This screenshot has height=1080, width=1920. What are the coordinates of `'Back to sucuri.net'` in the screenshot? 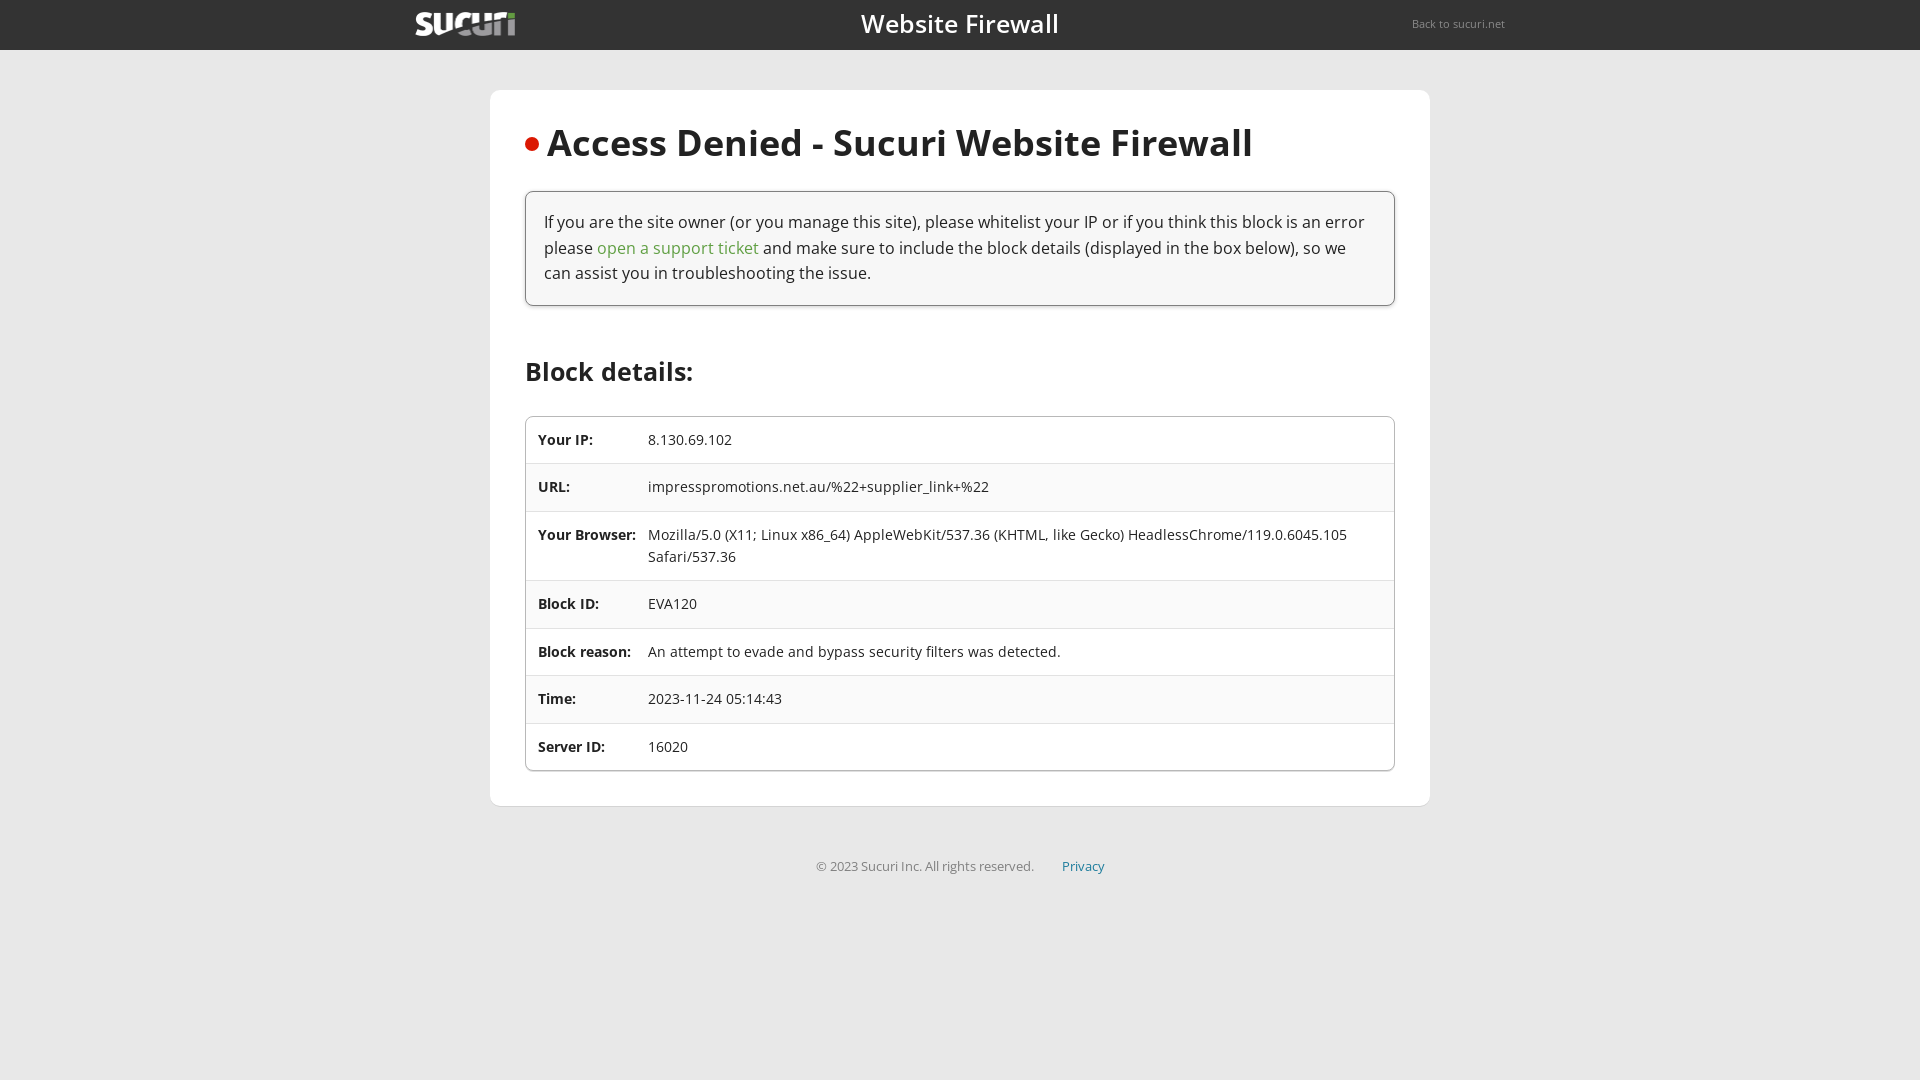 It's located at (1458, 23).